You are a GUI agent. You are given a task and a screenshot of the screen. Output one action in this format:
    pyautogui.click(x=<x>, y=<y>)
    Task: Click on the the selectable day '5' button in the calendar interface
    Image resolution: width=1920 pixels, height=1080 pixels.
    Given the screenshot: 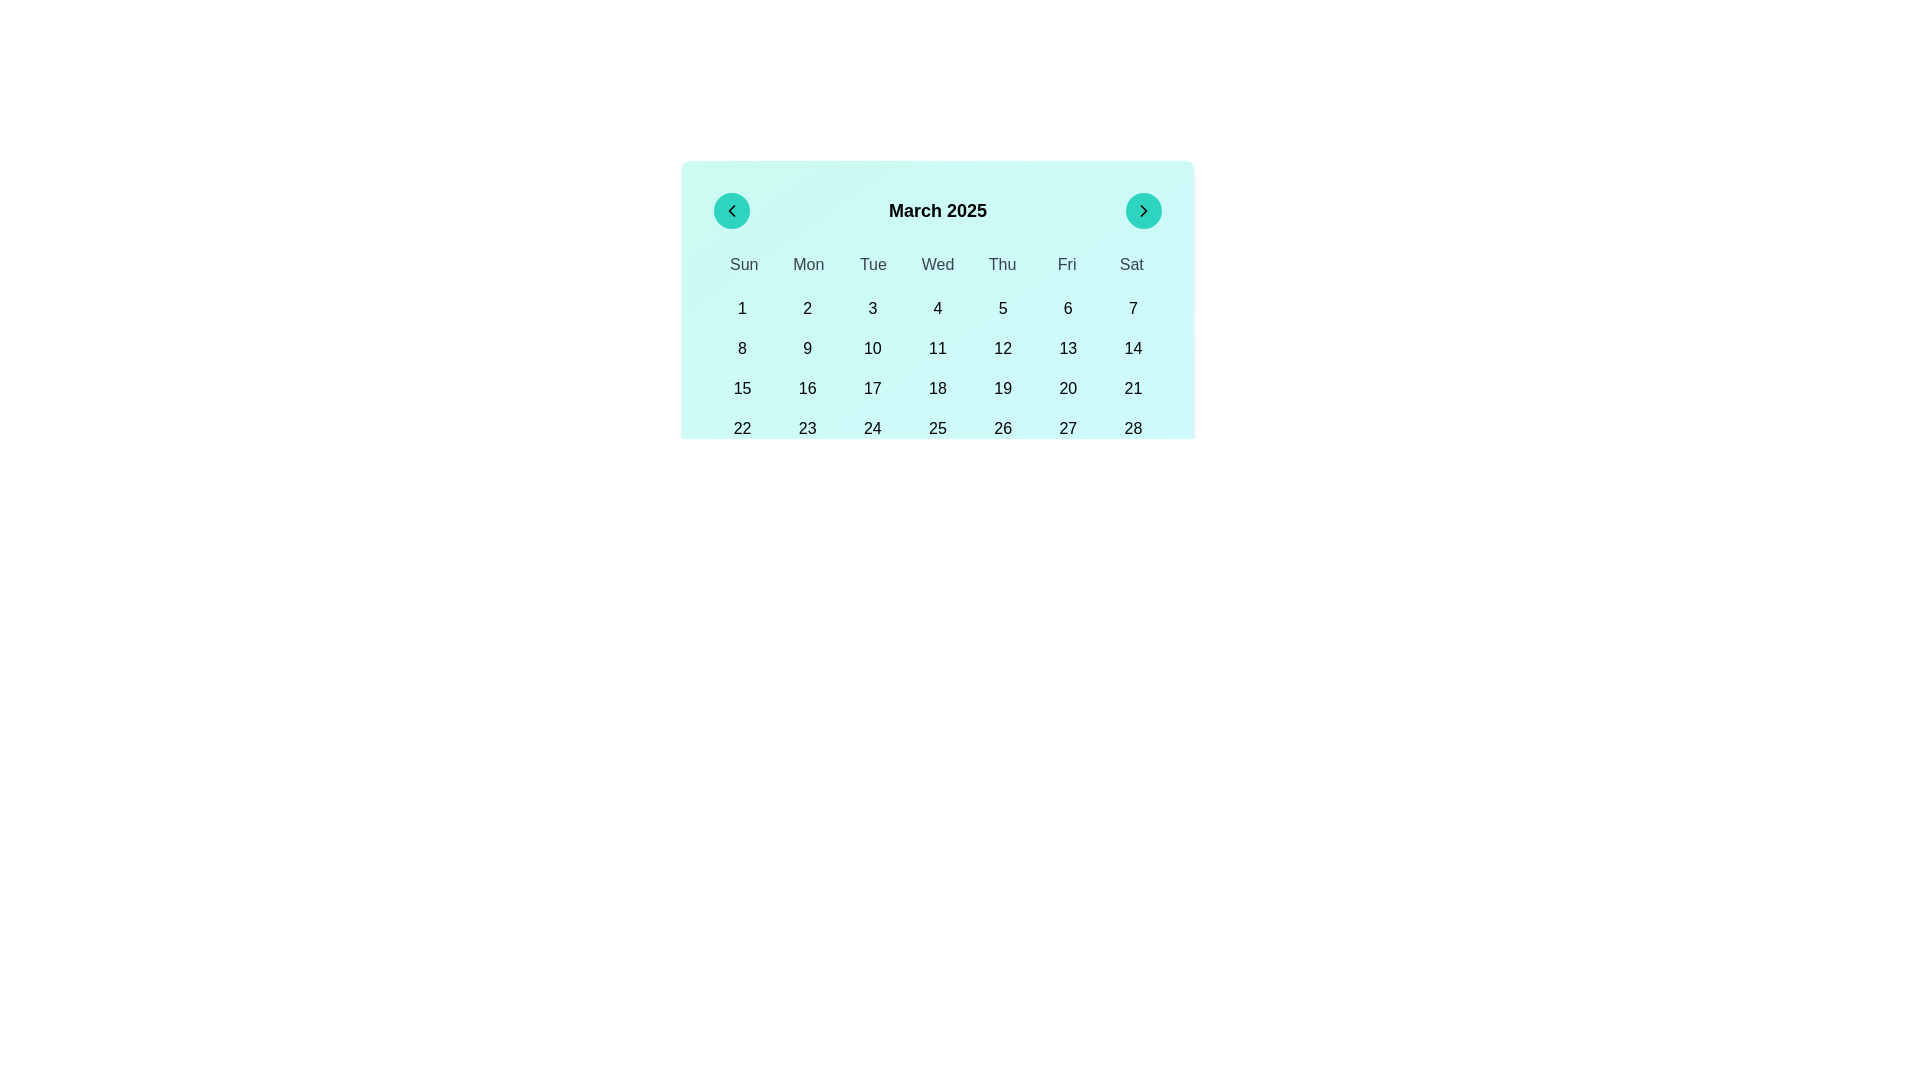 What is the action you would take?
    pyautogui.click(x=1003, y=308)
    